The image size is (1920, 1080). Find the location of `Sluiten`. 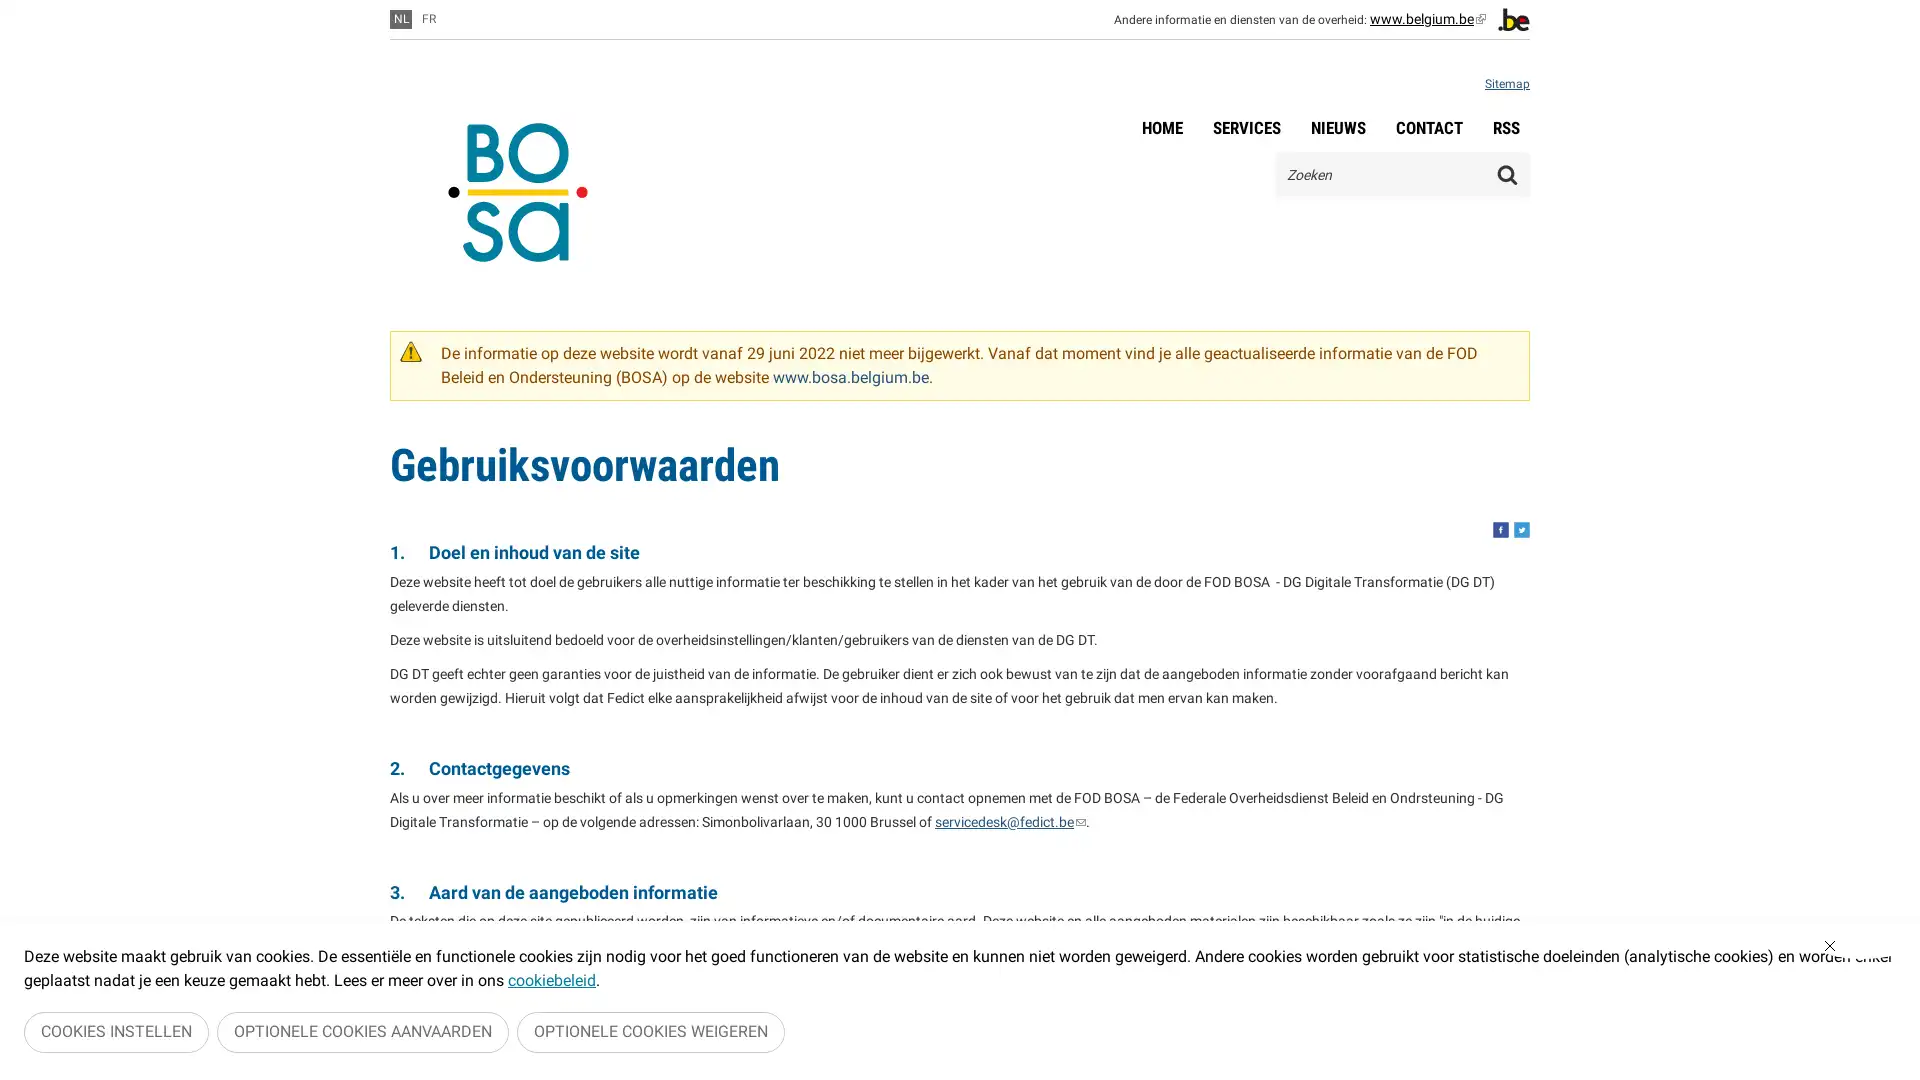

Sluiten is located at coordinates (1861, 950).